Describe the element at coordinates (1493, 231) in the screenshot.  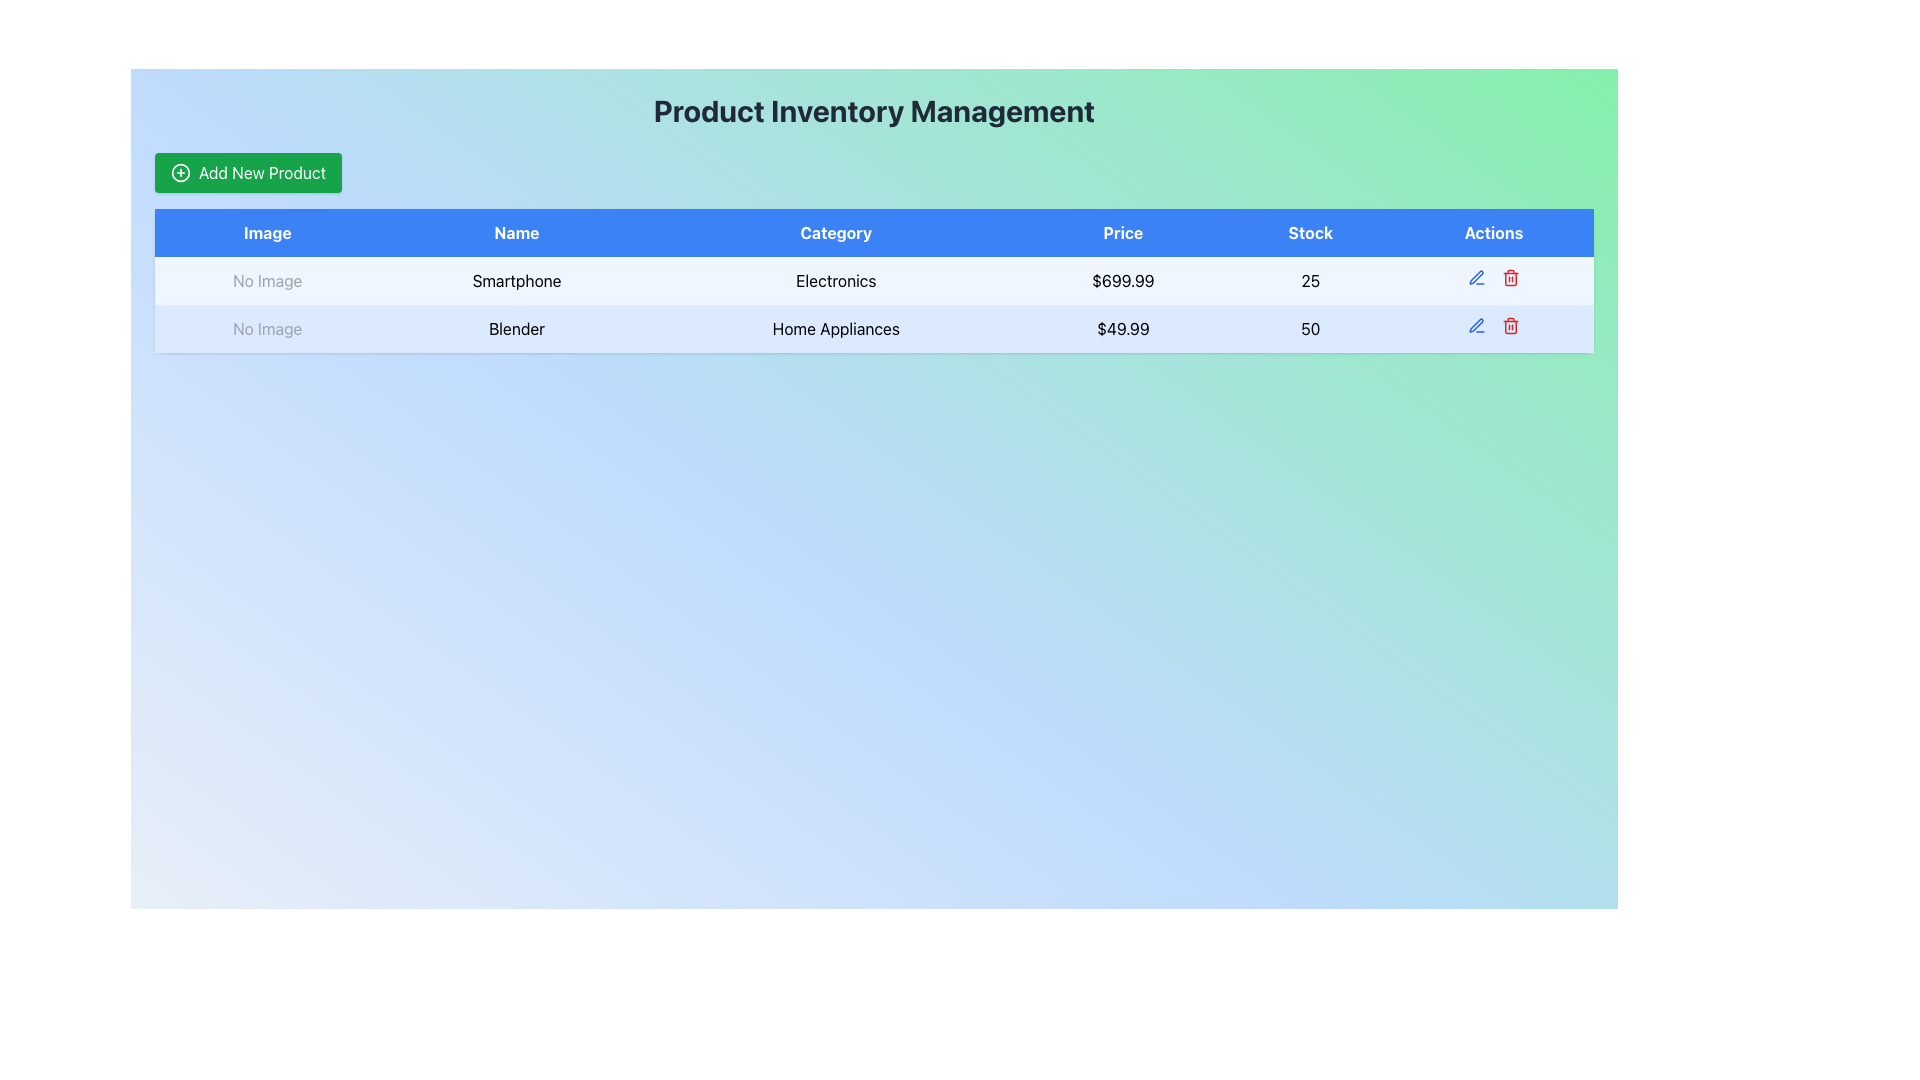
I see `the 'Actions' header section in the table with a blue background and white text, located at the top-right corner of the table header row` at that location.